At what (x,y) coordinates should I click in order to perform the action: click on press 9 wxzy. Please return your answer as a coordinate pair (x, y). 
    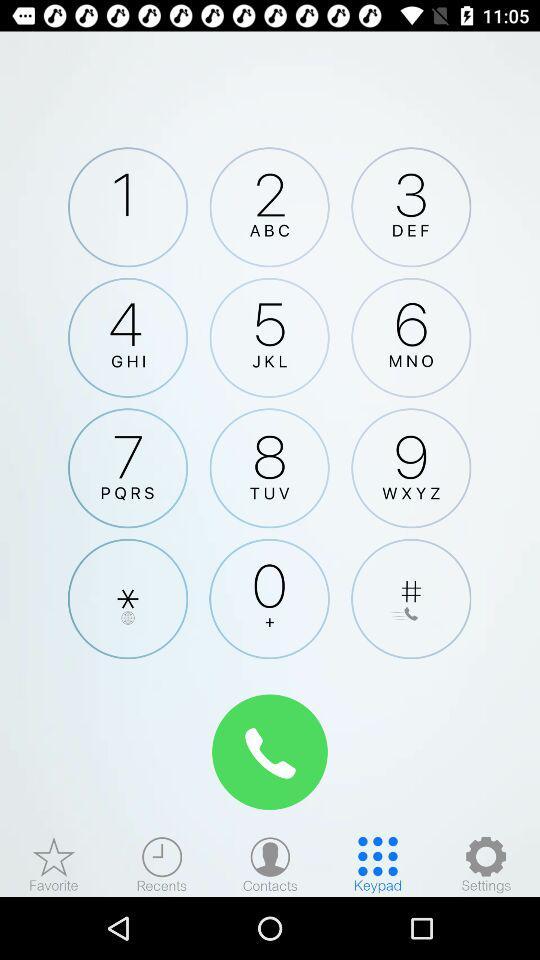
    Looking at the image, I should click on (410, 468).